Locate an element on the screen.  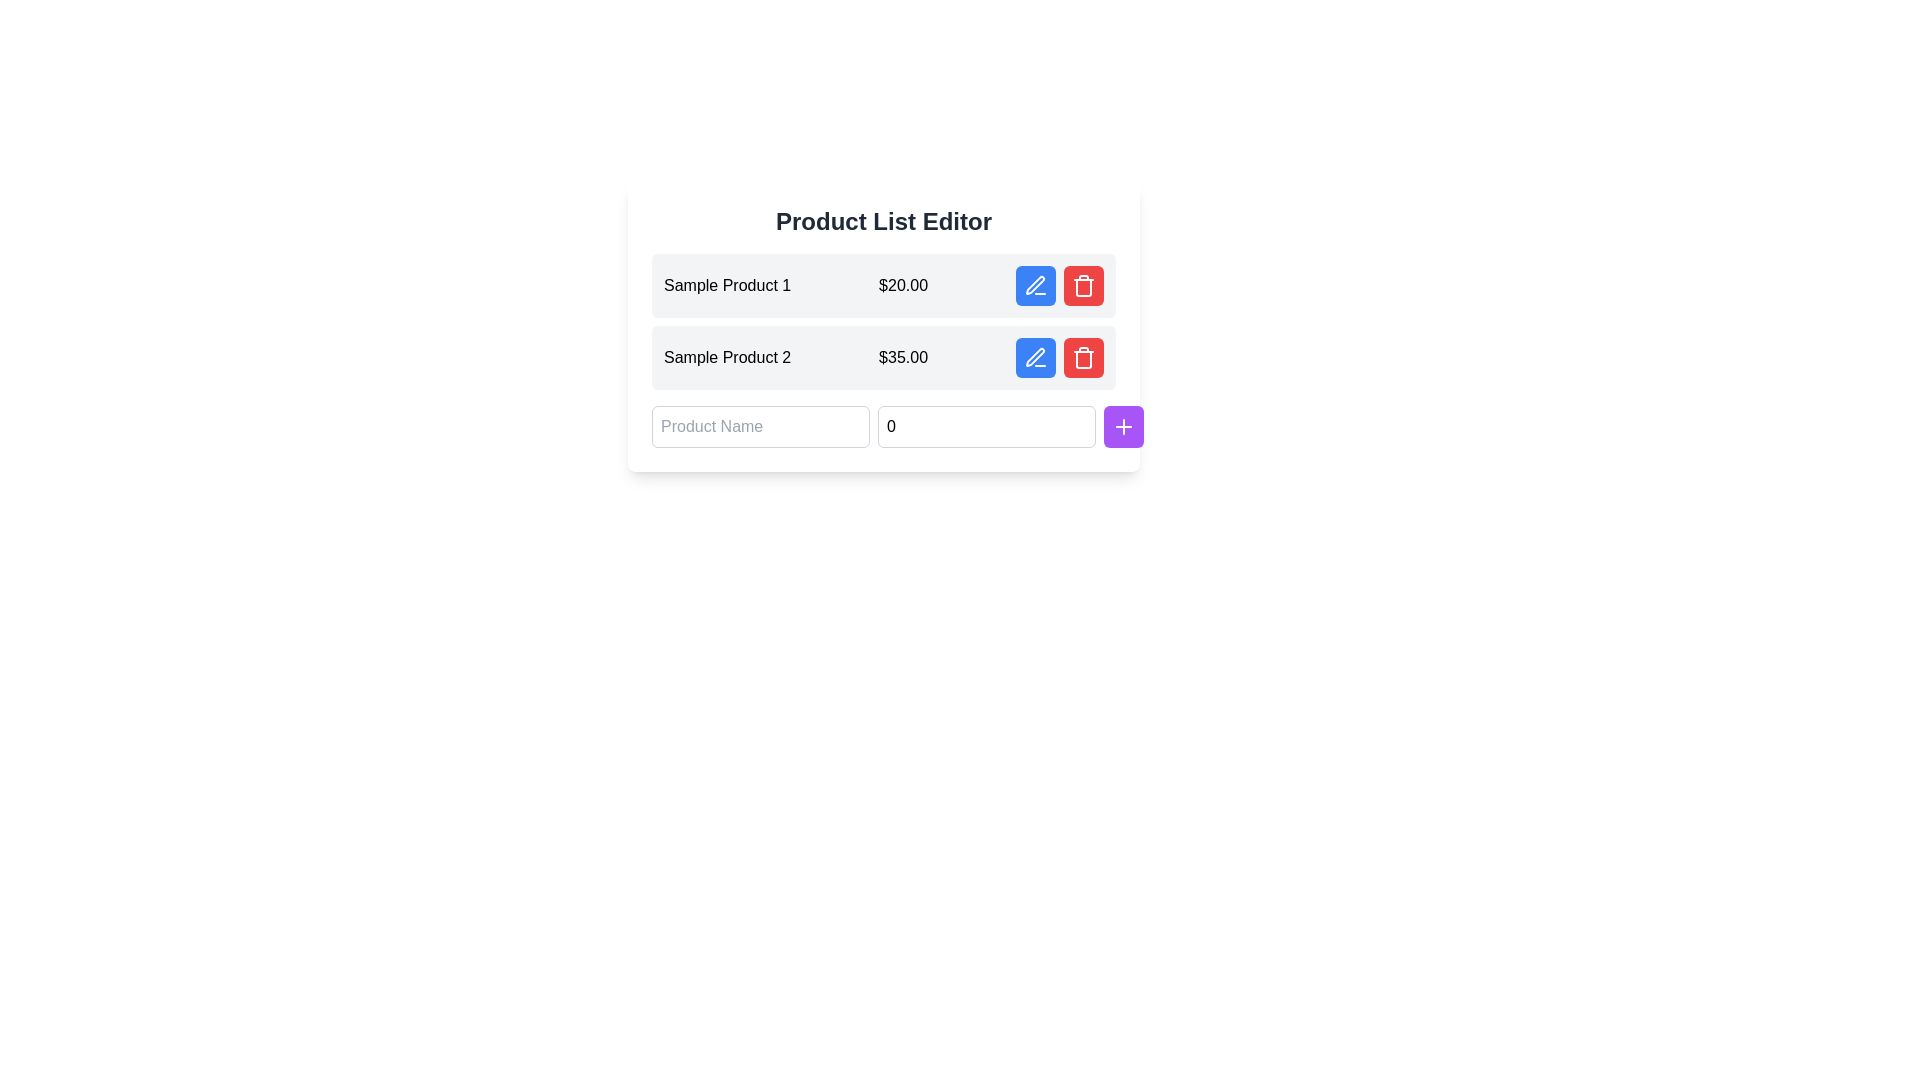
the blue circular button with a white pen icon, located to the right of 'Sample Product 2' and '$35.00', in the second row of product information is located at coordinates (1036, 357).